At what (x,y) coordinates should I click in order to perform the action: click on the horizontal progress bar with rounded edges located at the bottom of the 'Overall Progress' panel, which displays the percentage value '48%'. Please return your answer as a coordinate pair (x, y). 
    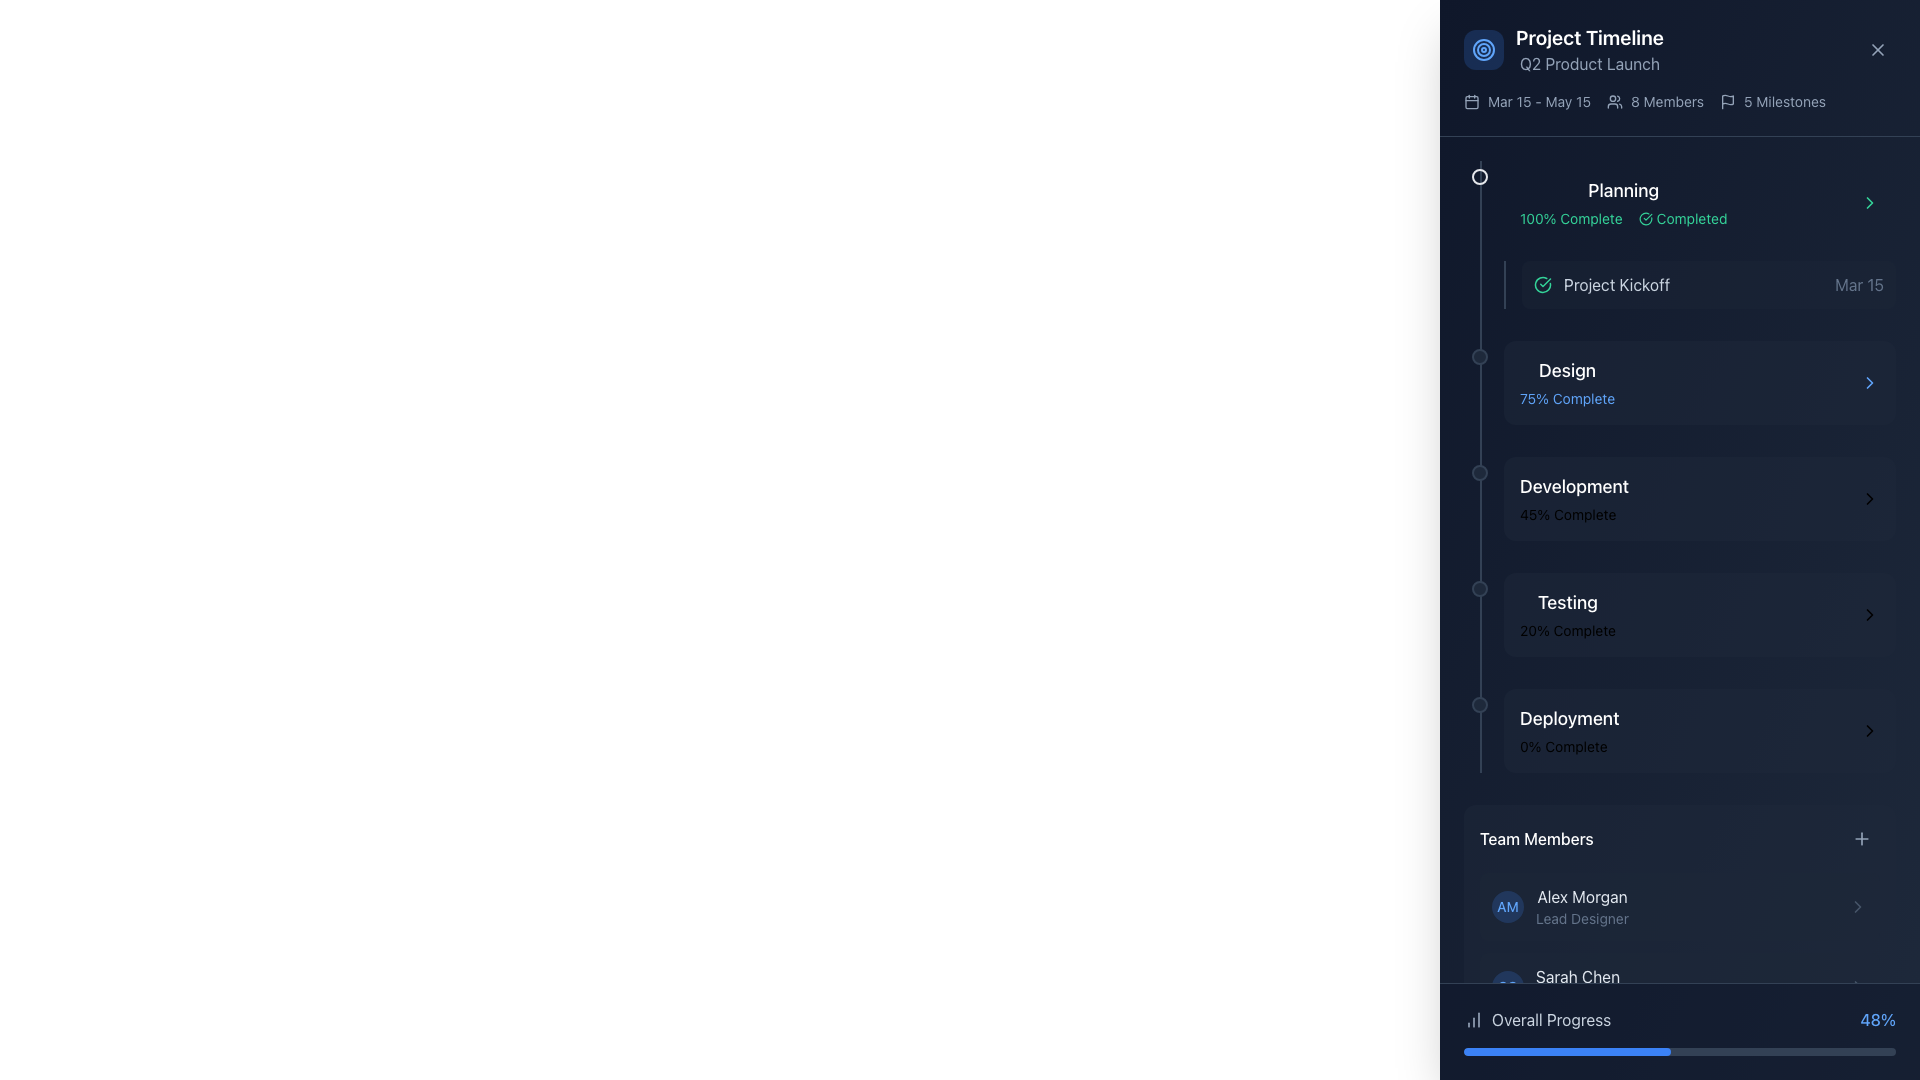
    Looking at the image, I should click on (1680, 1051).